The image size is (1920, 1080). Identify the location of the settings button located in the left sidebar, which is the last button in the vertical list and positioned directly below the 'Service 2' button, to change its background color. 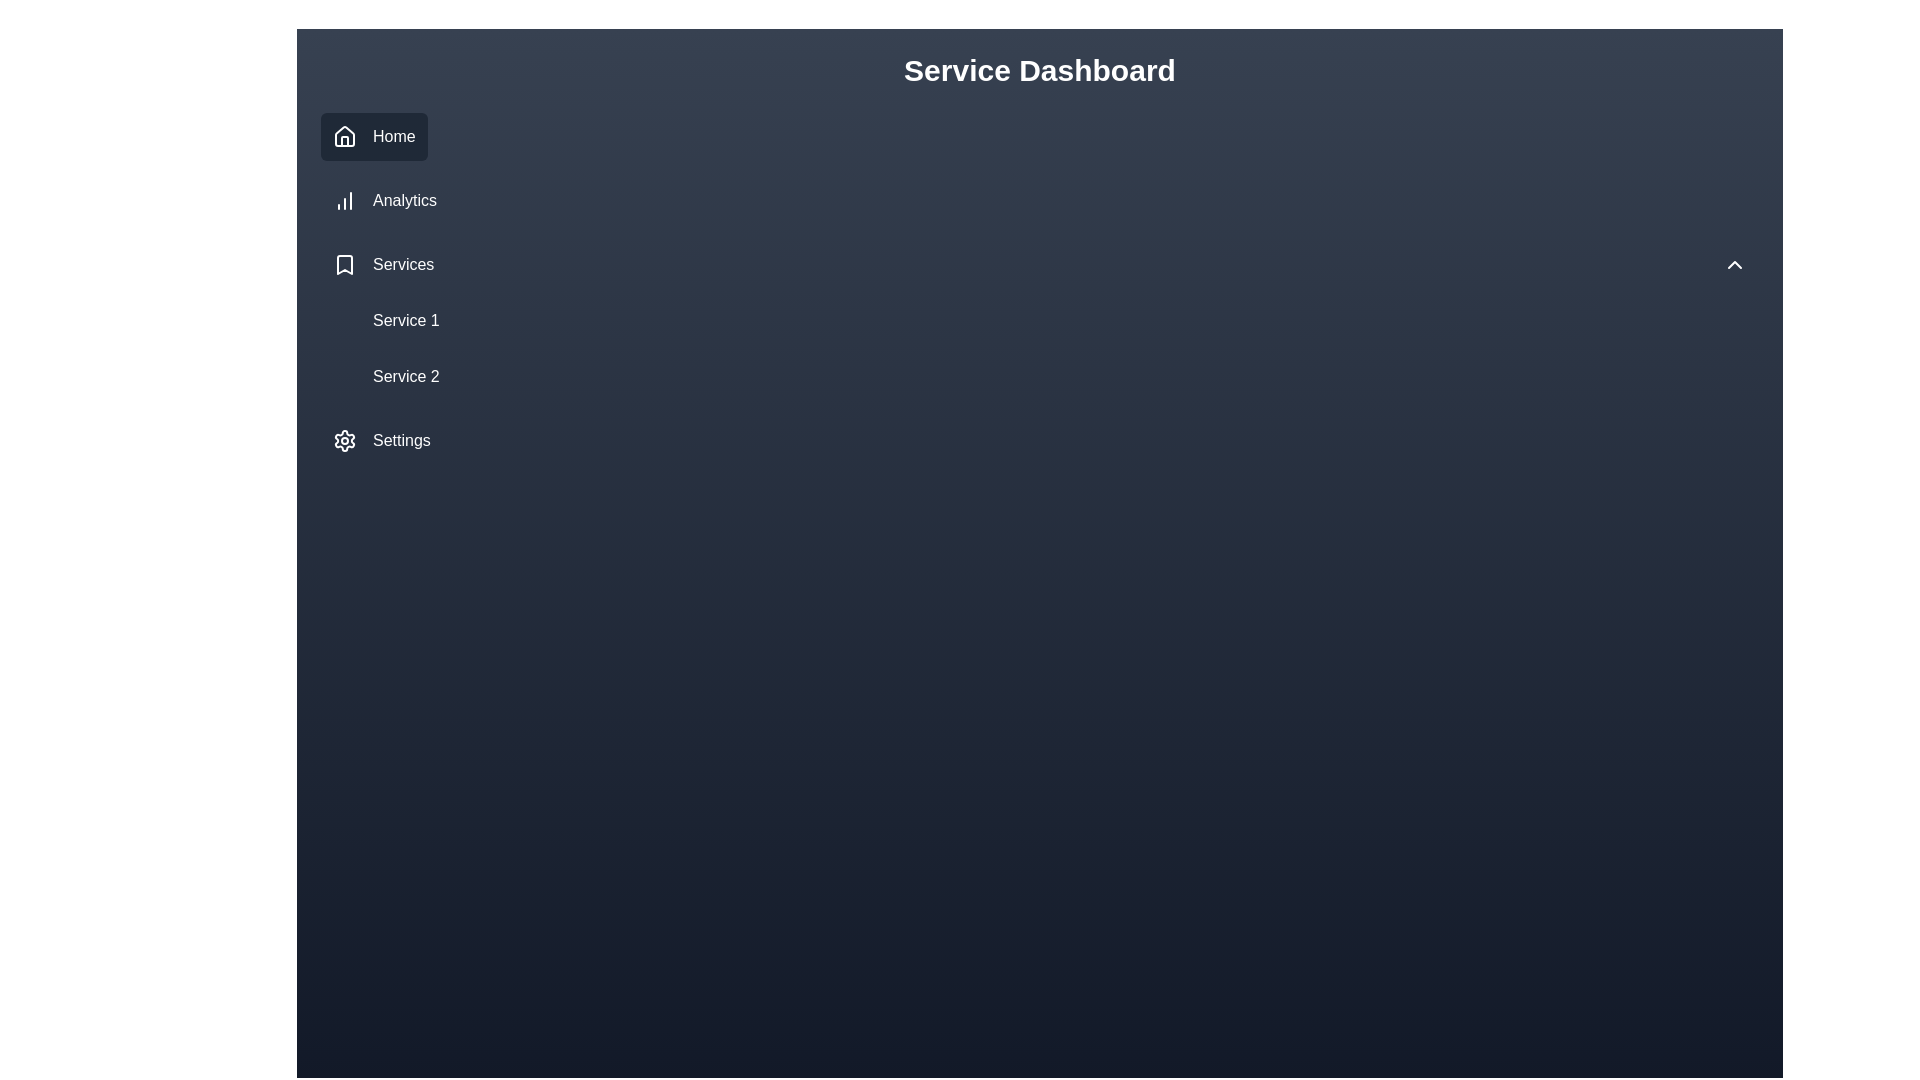
(381, 439).